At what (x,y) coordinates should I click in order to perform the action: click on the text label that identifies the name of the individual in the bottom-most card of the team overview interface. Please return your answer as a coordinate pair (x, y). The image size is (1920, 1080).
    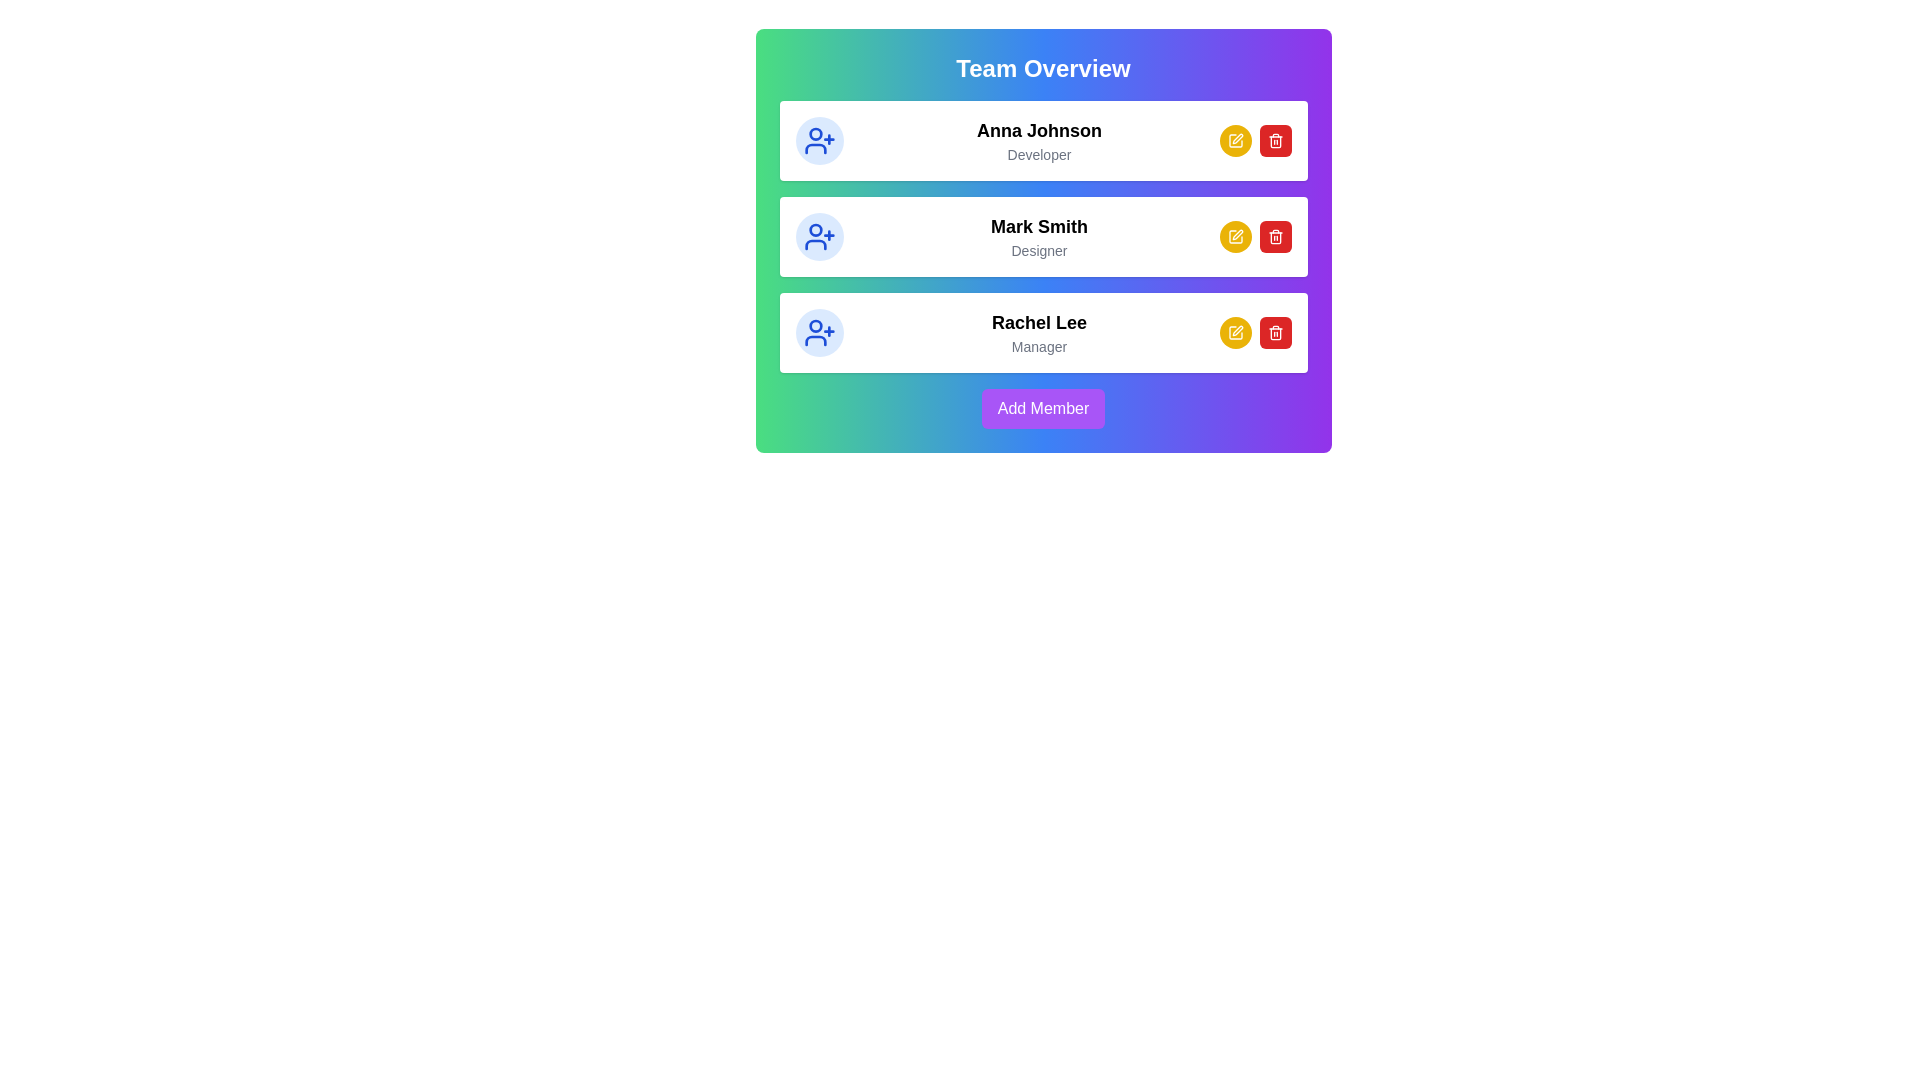
    Looking at the image, I should click on (1039, 322).